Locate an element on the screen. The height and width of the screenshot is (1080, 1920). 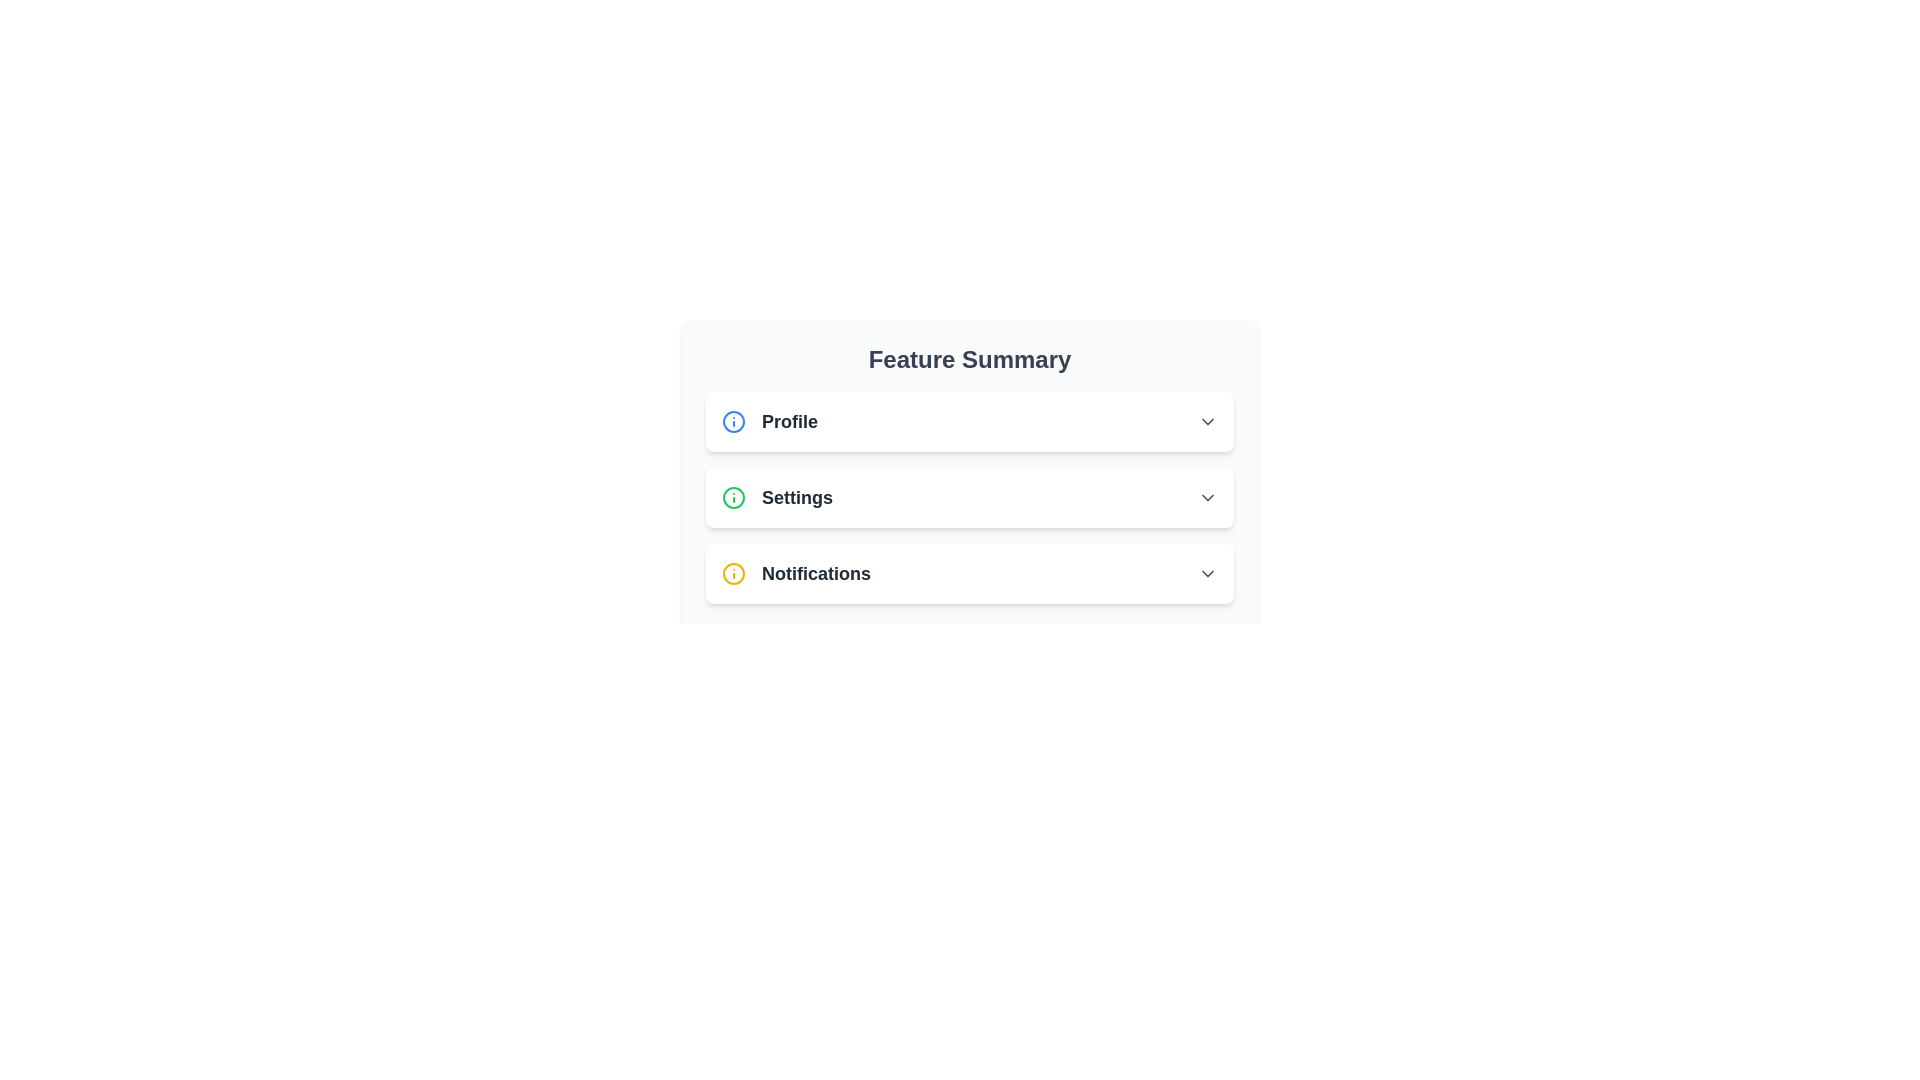
the downward-facing chevron icon located at the far right of the 'Notifications' section is located at coordinates (1207, 574).